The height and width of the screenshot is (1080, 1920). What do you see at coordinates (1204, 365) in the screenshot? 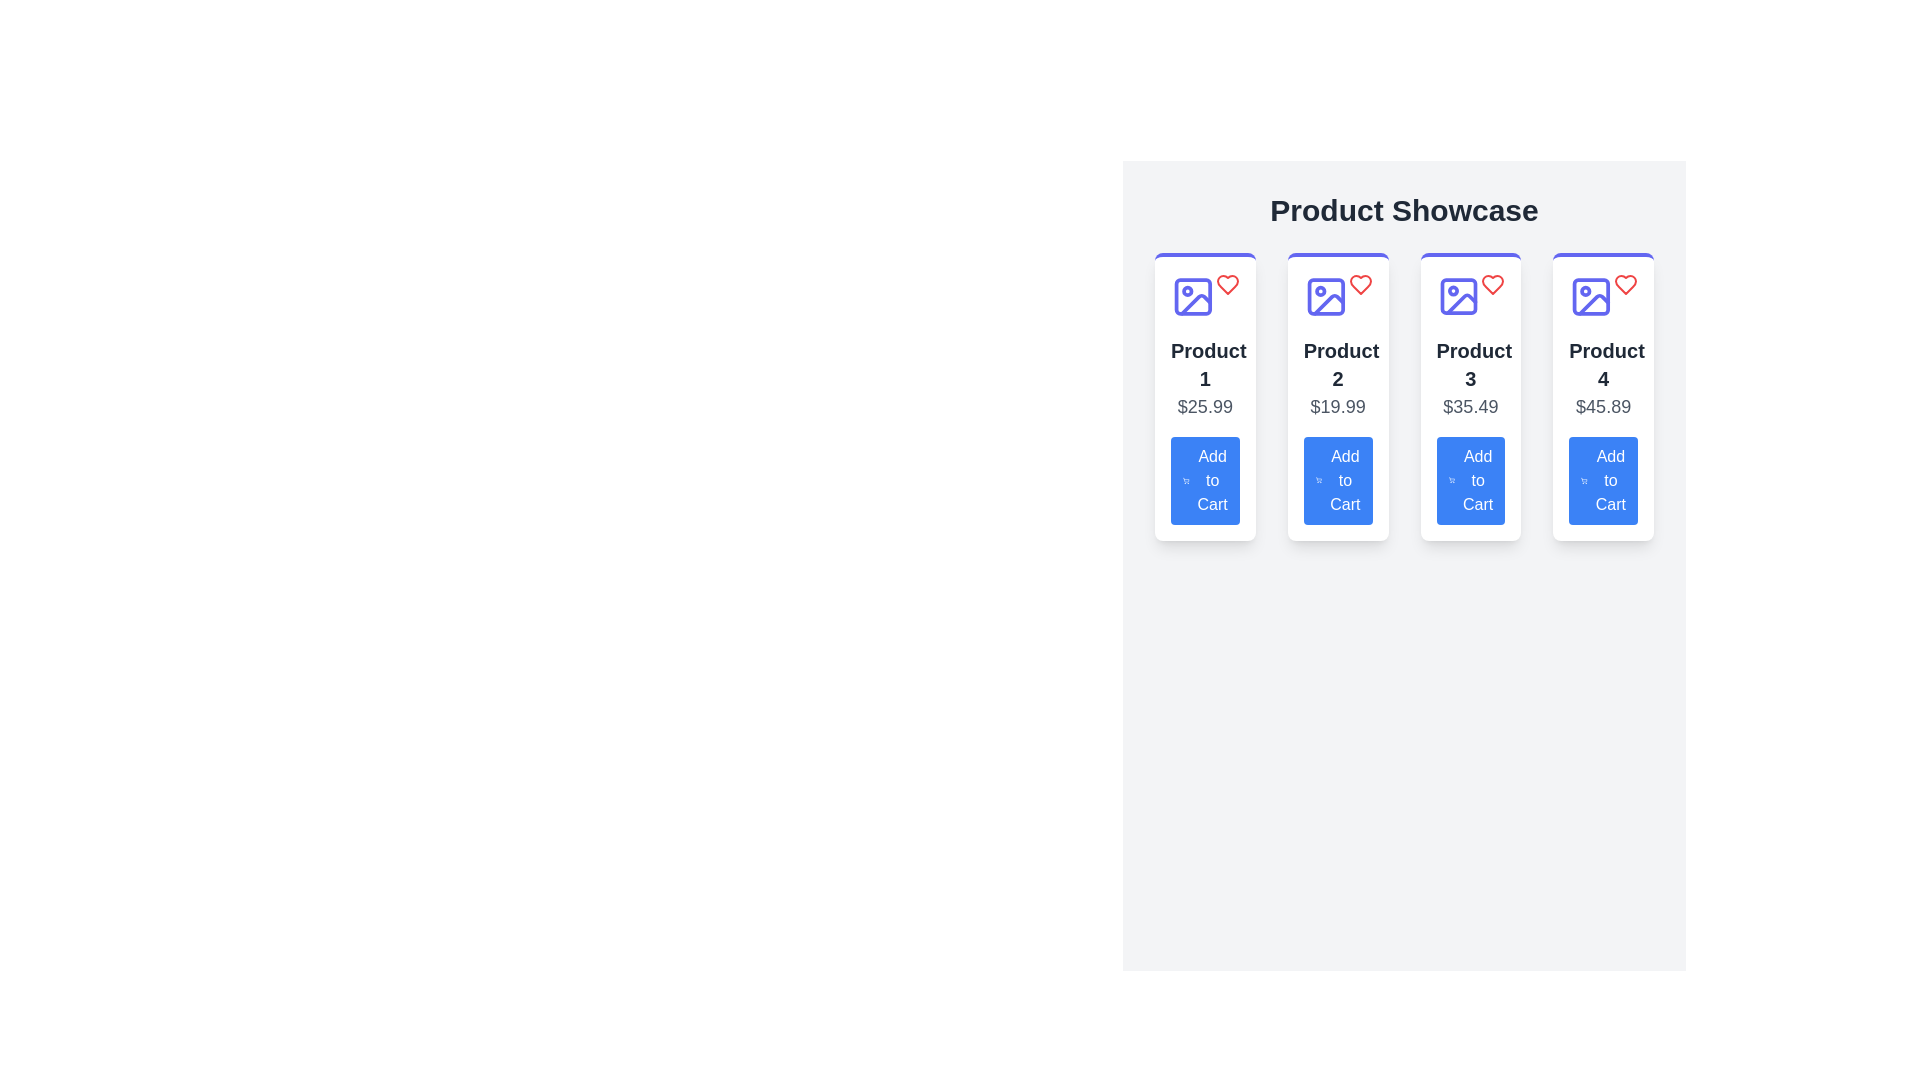
I see `the text label displaying 'Product 1' in bold, extra-large font located in the first product card from the left, positioned above the price label and below the image placeholder` at bounding box center [1204, 365].